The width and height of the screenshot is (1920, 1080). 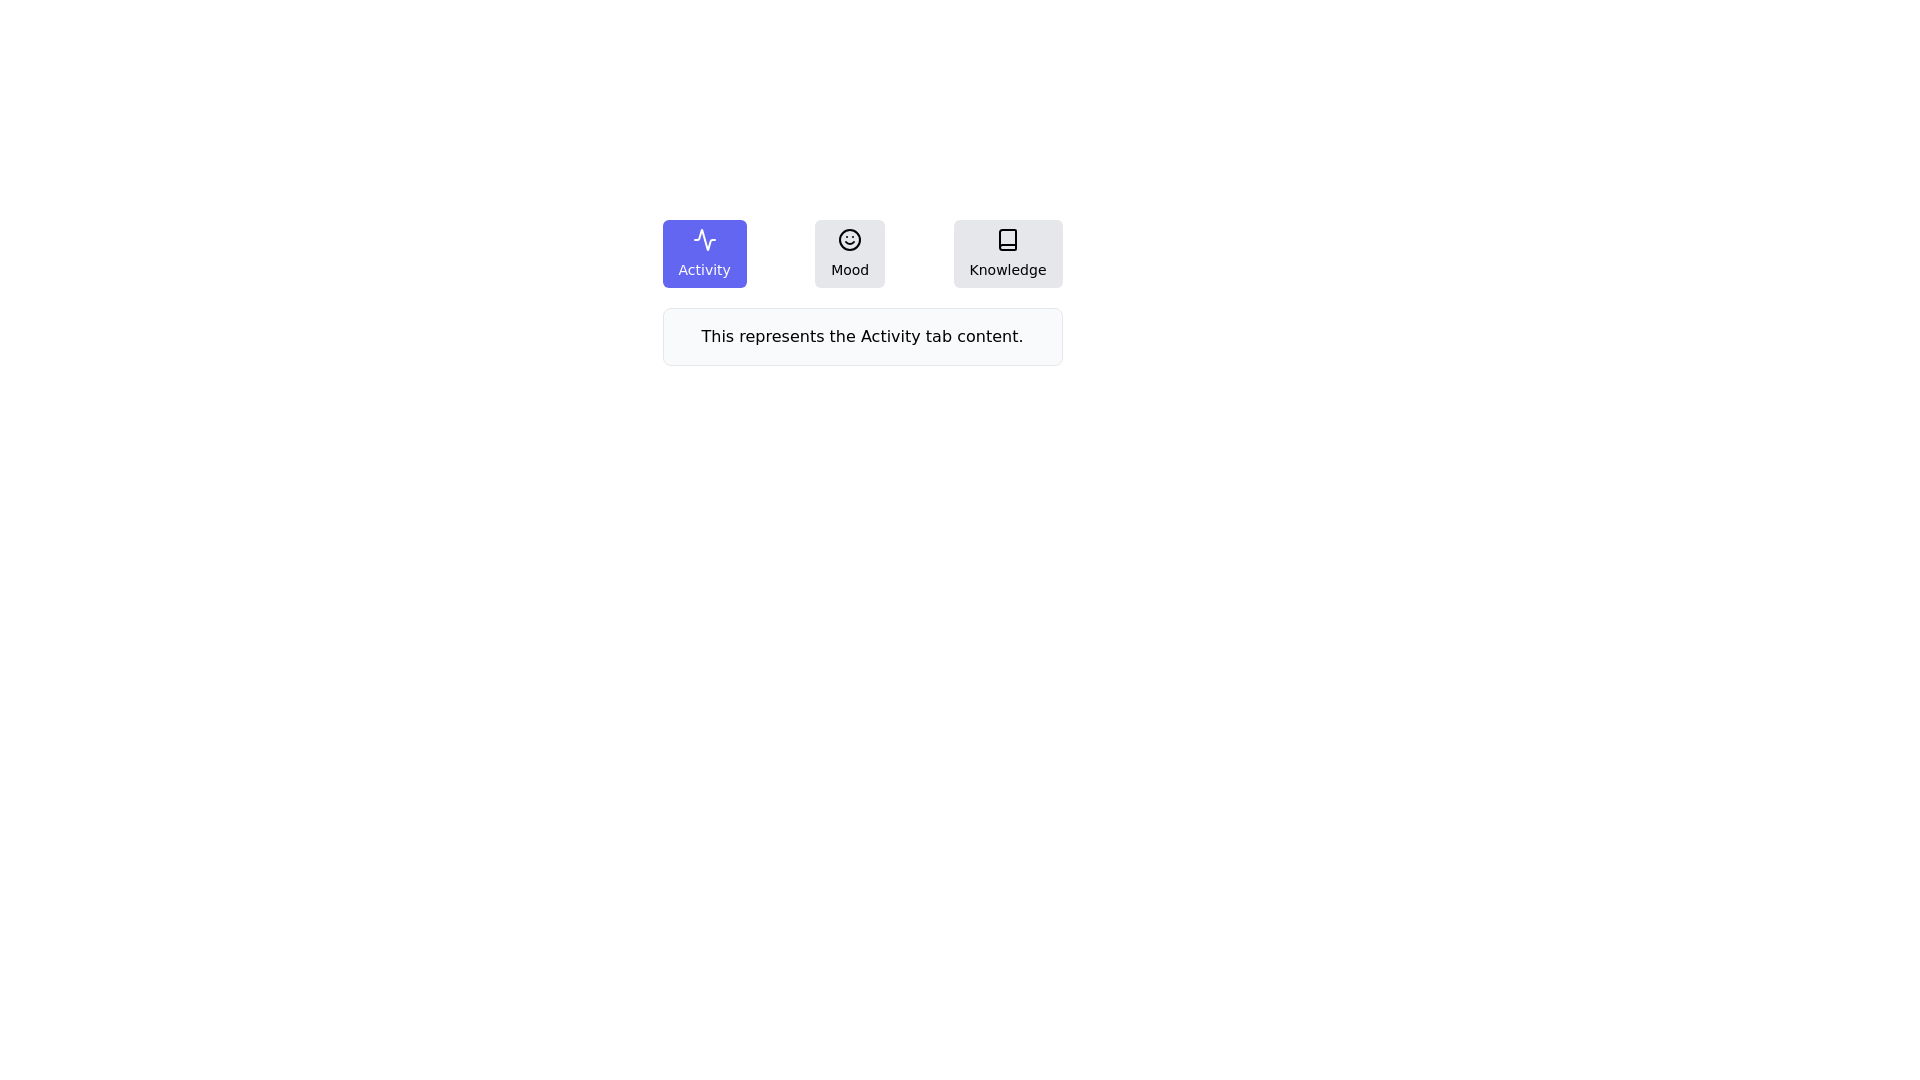 I want to click on the 'Activity' button, which is an interactive element used, so click(x=704, y=253).